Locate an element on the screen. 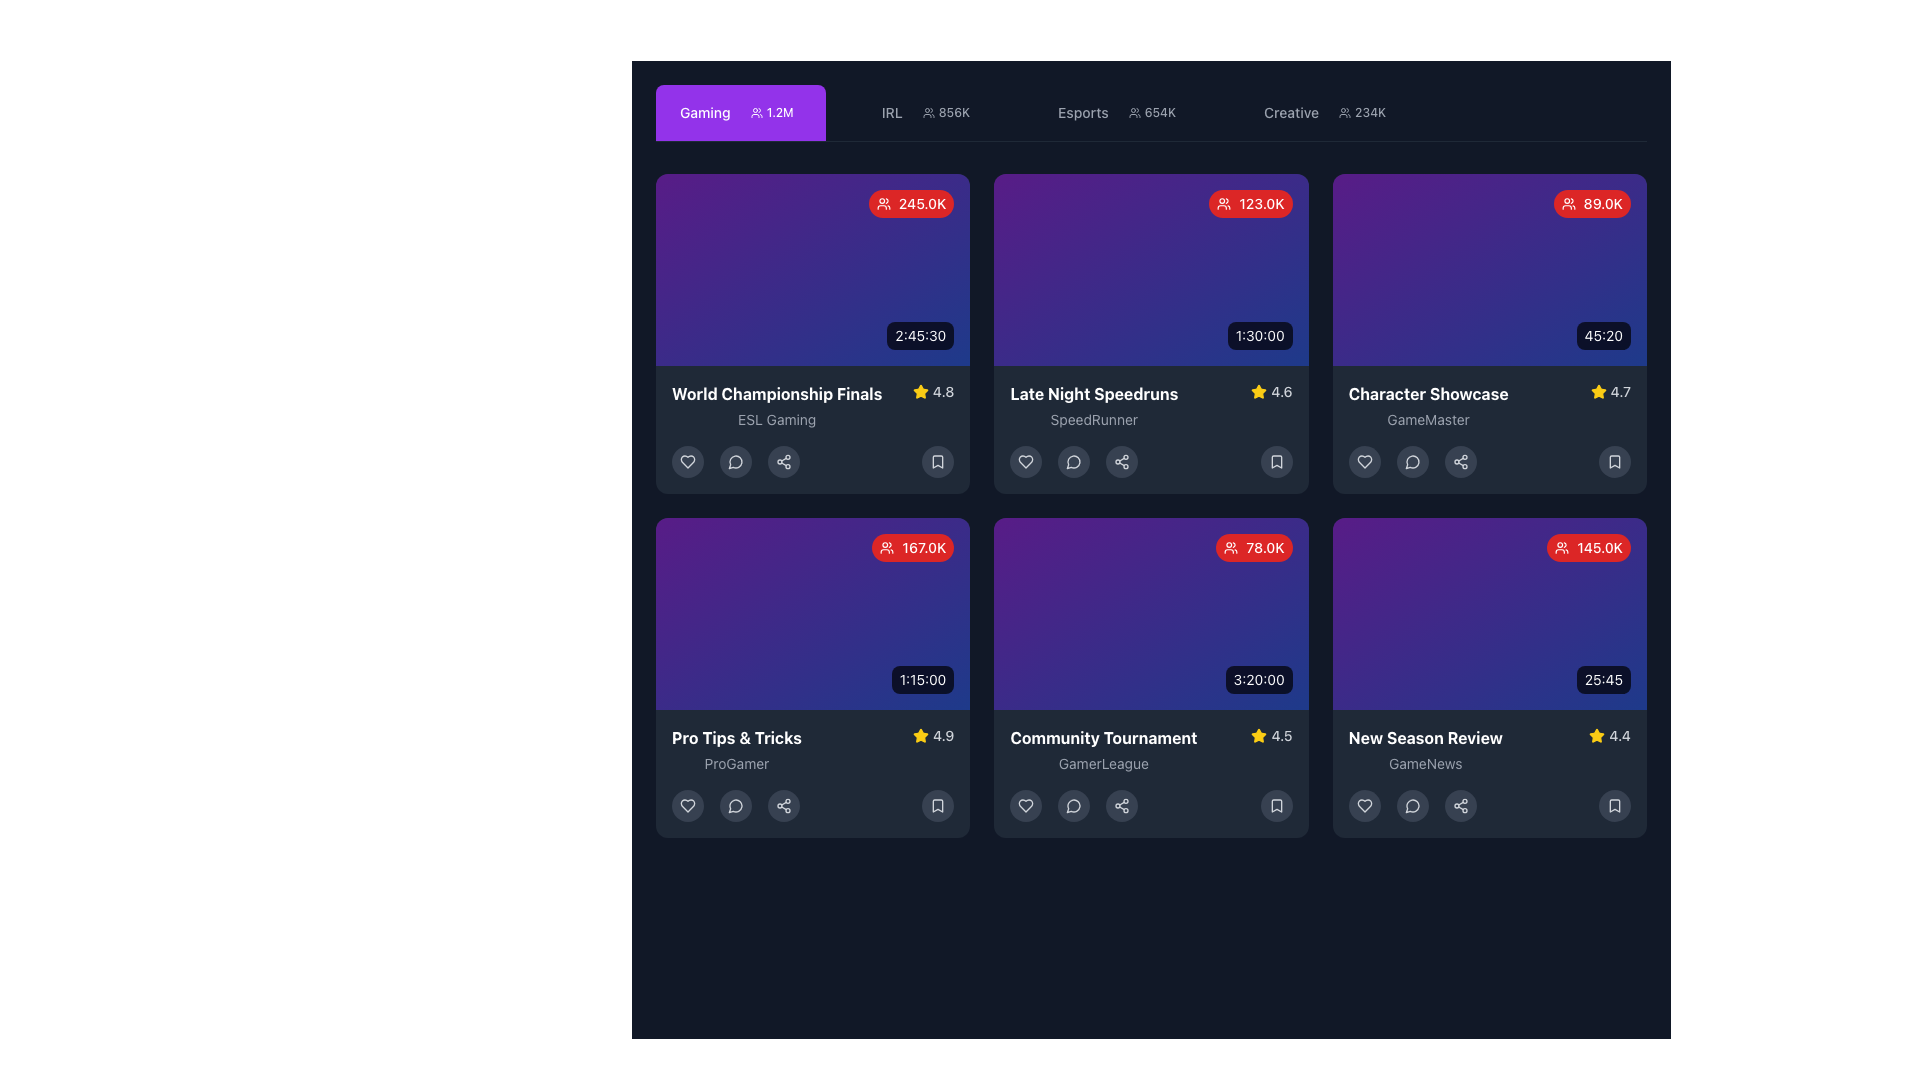 This screenshot has width=1920, height=1080. the text label displaying the time indication '25:45' located in the bottom-right corner of the video card is located at coordinates (1603, 678).